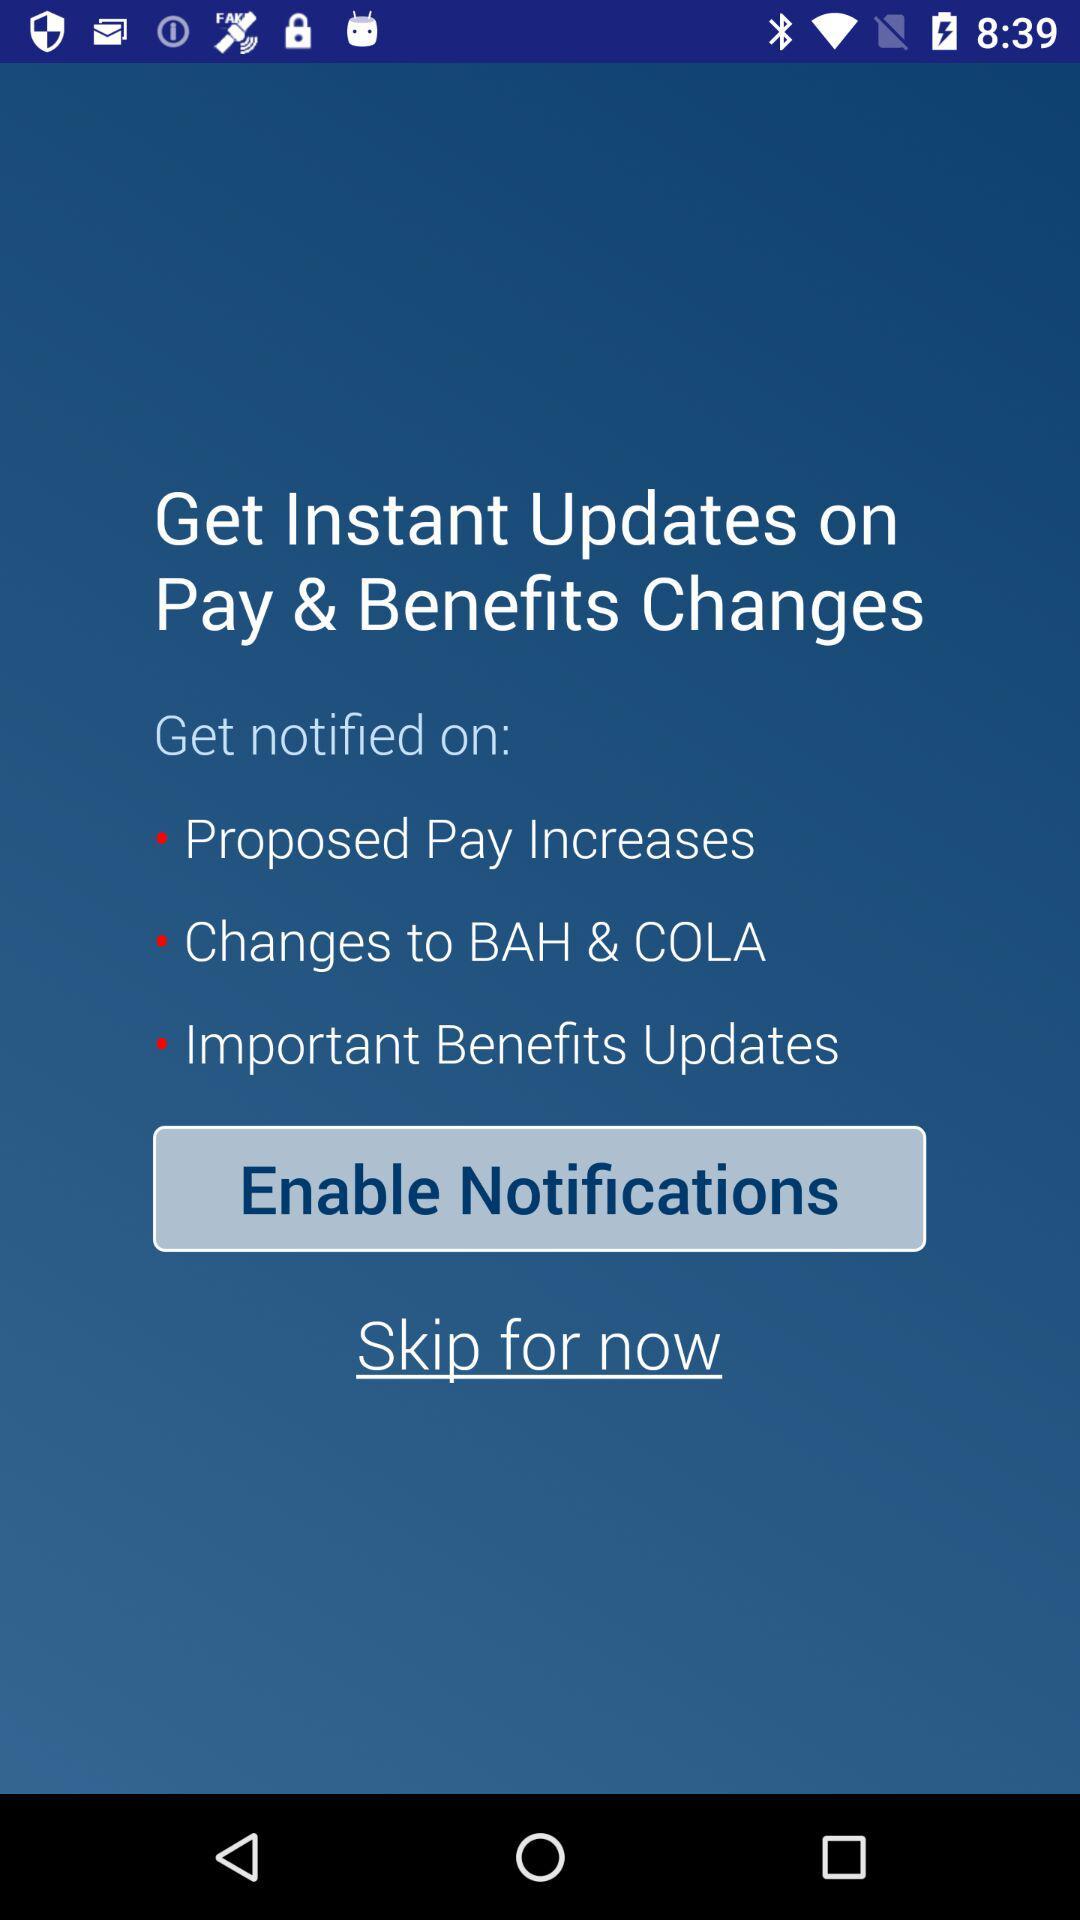 The image size is (1080, 1920). What do you see at coordinates (538, 1188) in the screenshot?
I see `the enable notifications` at bounding box center [538, 1188].